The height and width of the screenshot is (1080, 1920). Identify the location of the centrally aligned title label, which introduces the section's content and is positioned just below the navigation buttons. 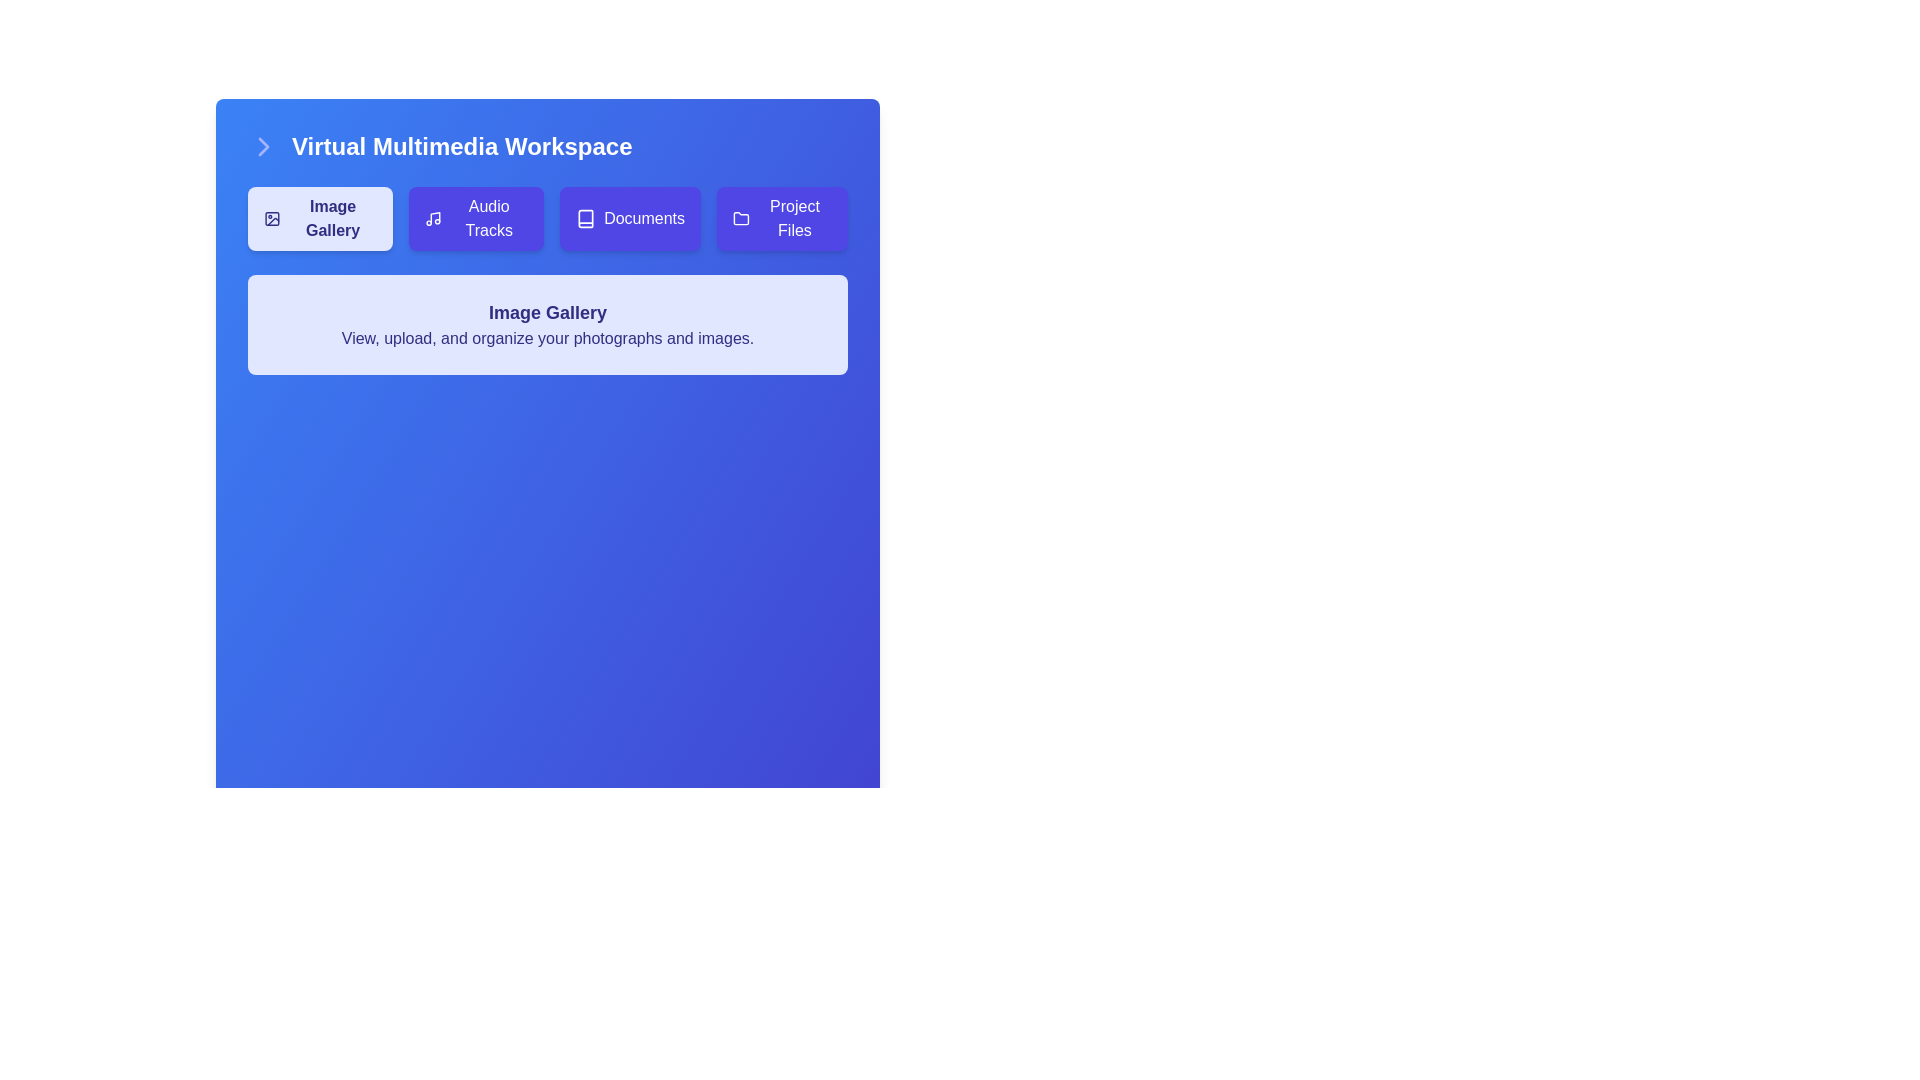
(547, 312).